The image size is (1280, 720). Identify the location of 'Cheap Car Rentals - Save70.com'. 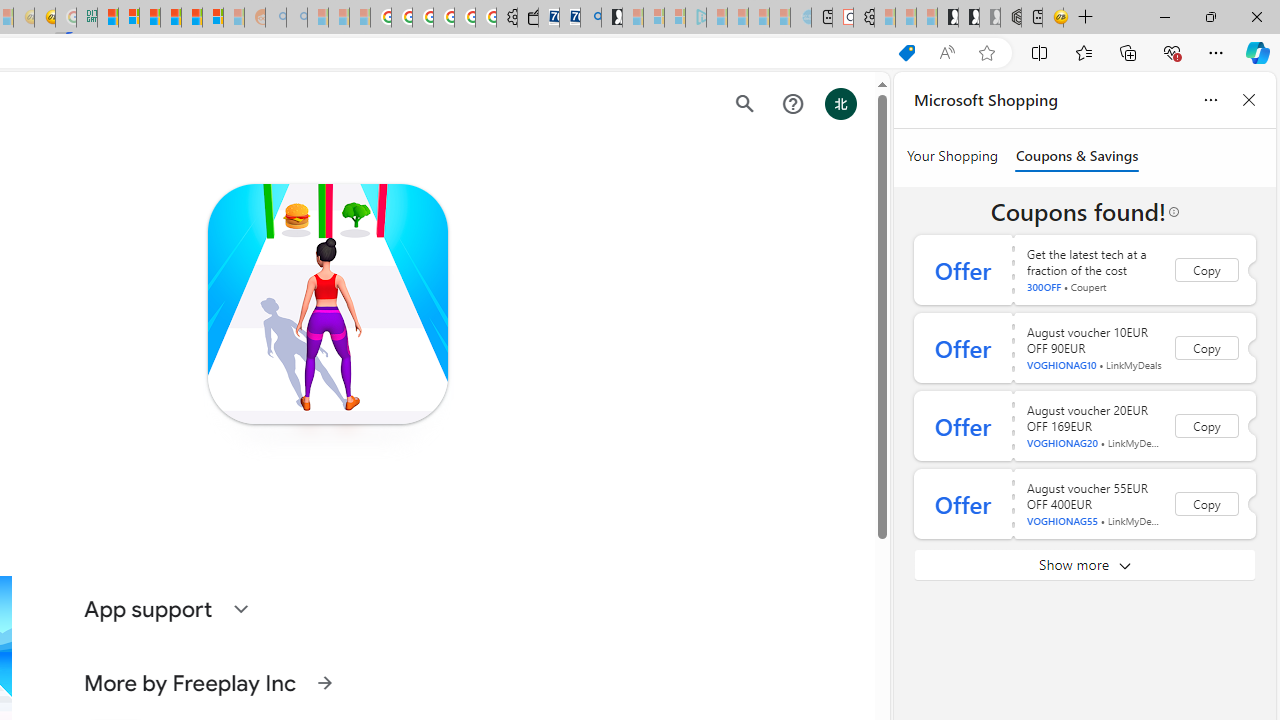
(568, 17).